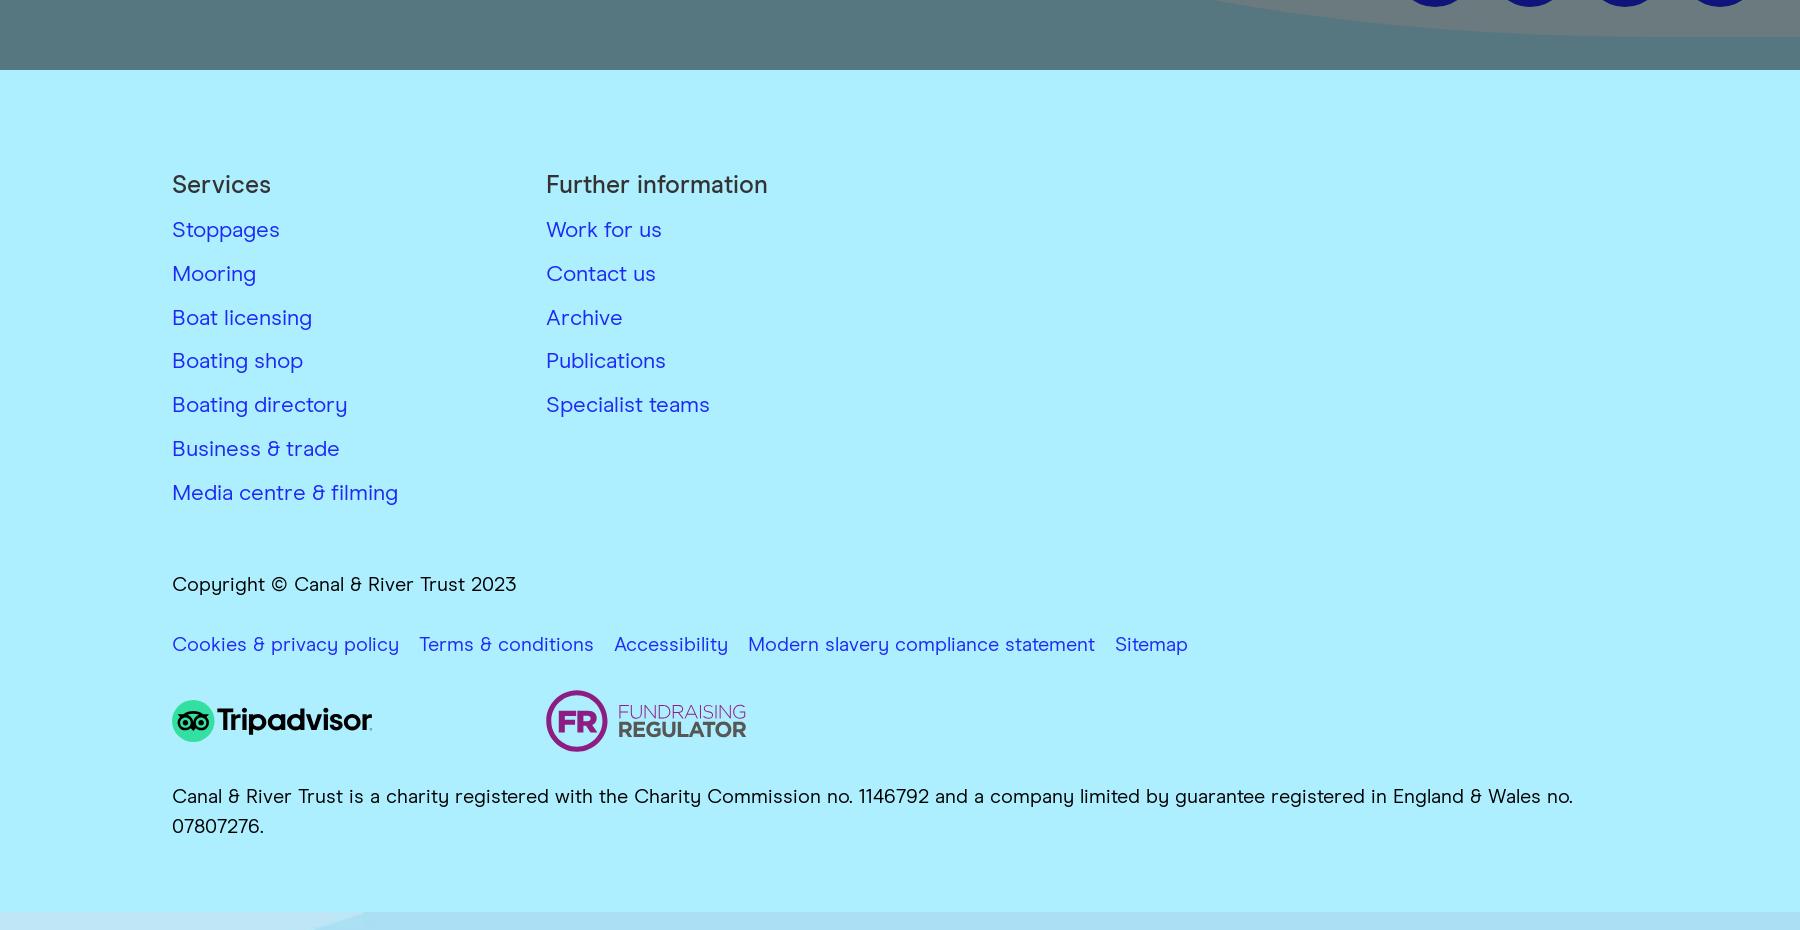  I want to click on 'Services', so click(221, 183).